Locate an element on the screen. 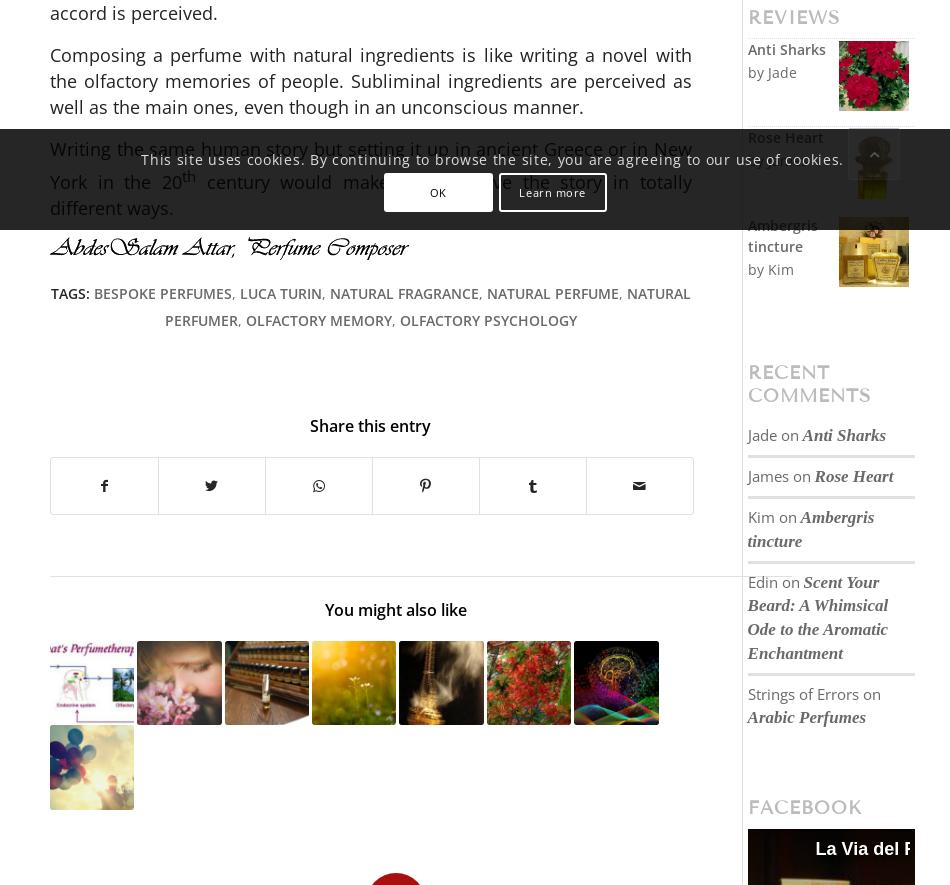  'Arabic Perfumes' is located at coordinates (805, 716).